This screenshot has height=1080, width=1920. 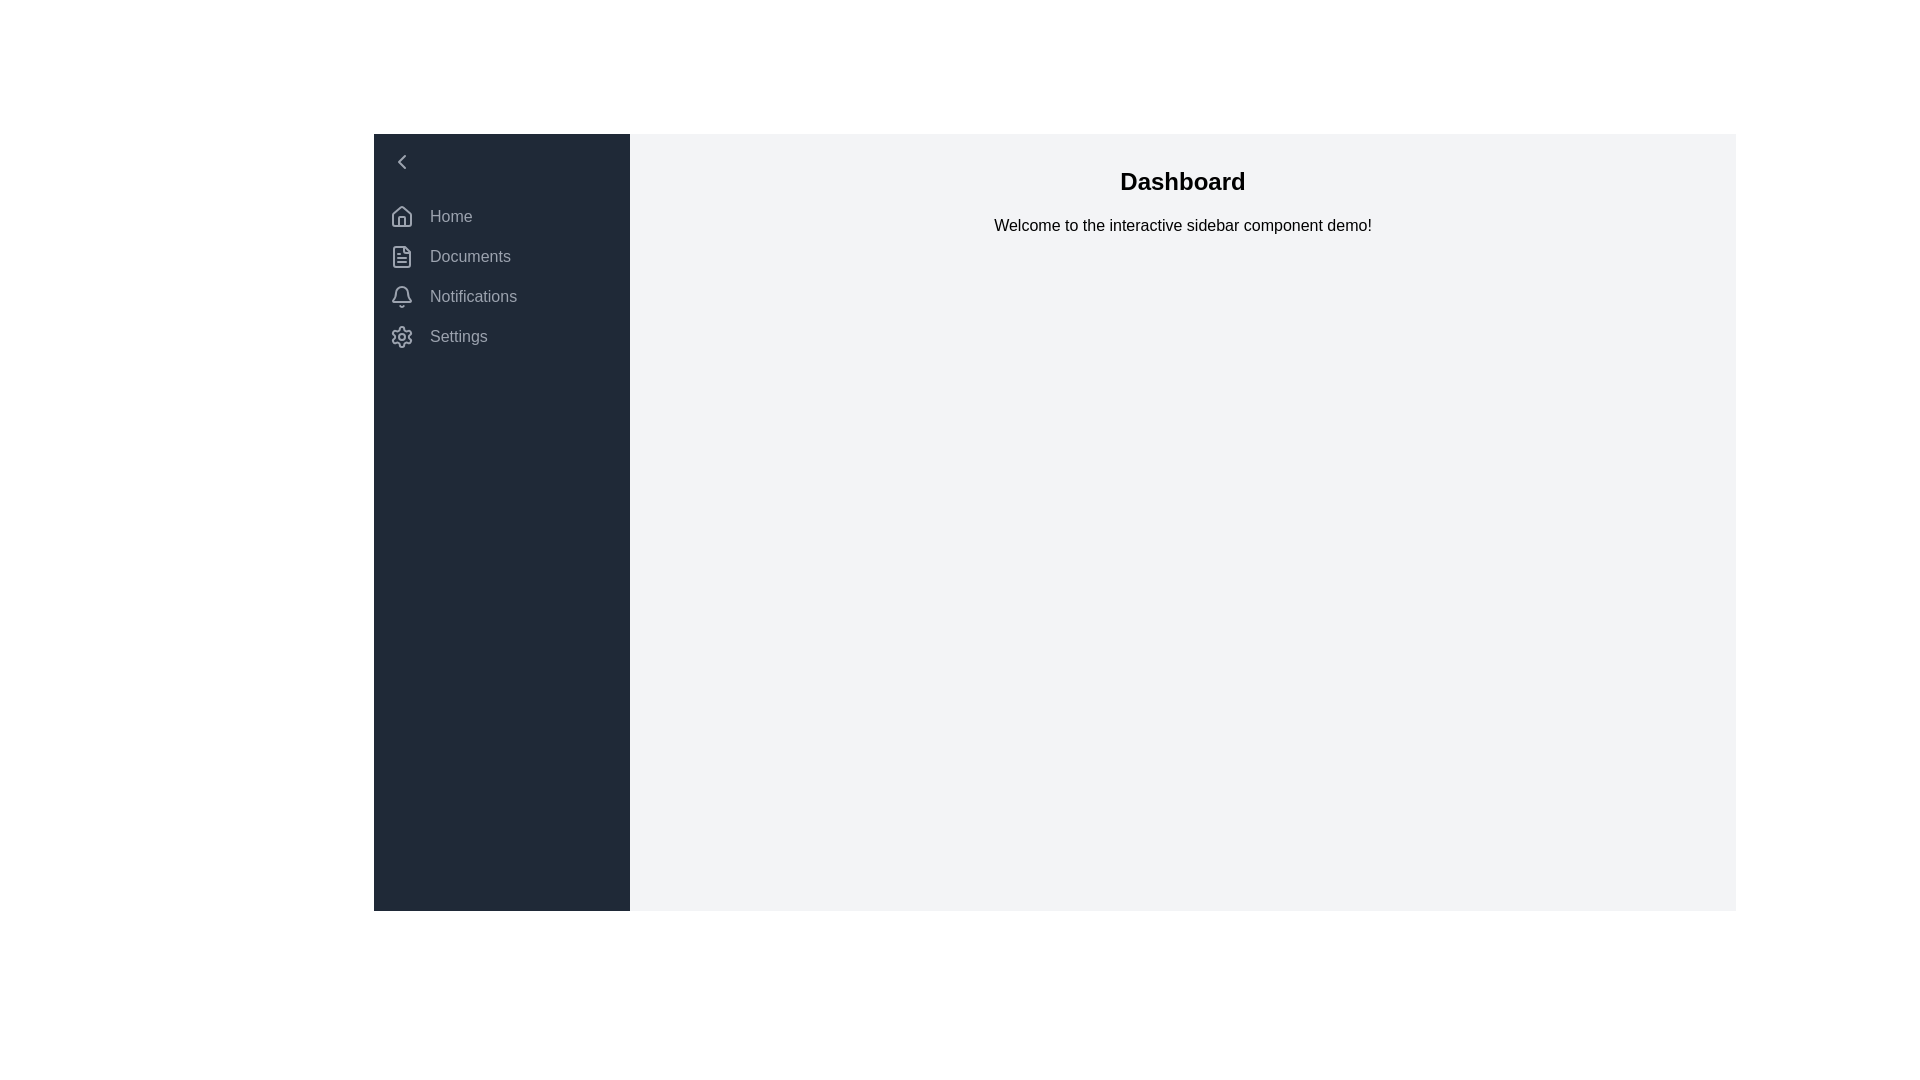 I want to click on the navigation item Documents in the sidebar, so click(x=502, y=256).